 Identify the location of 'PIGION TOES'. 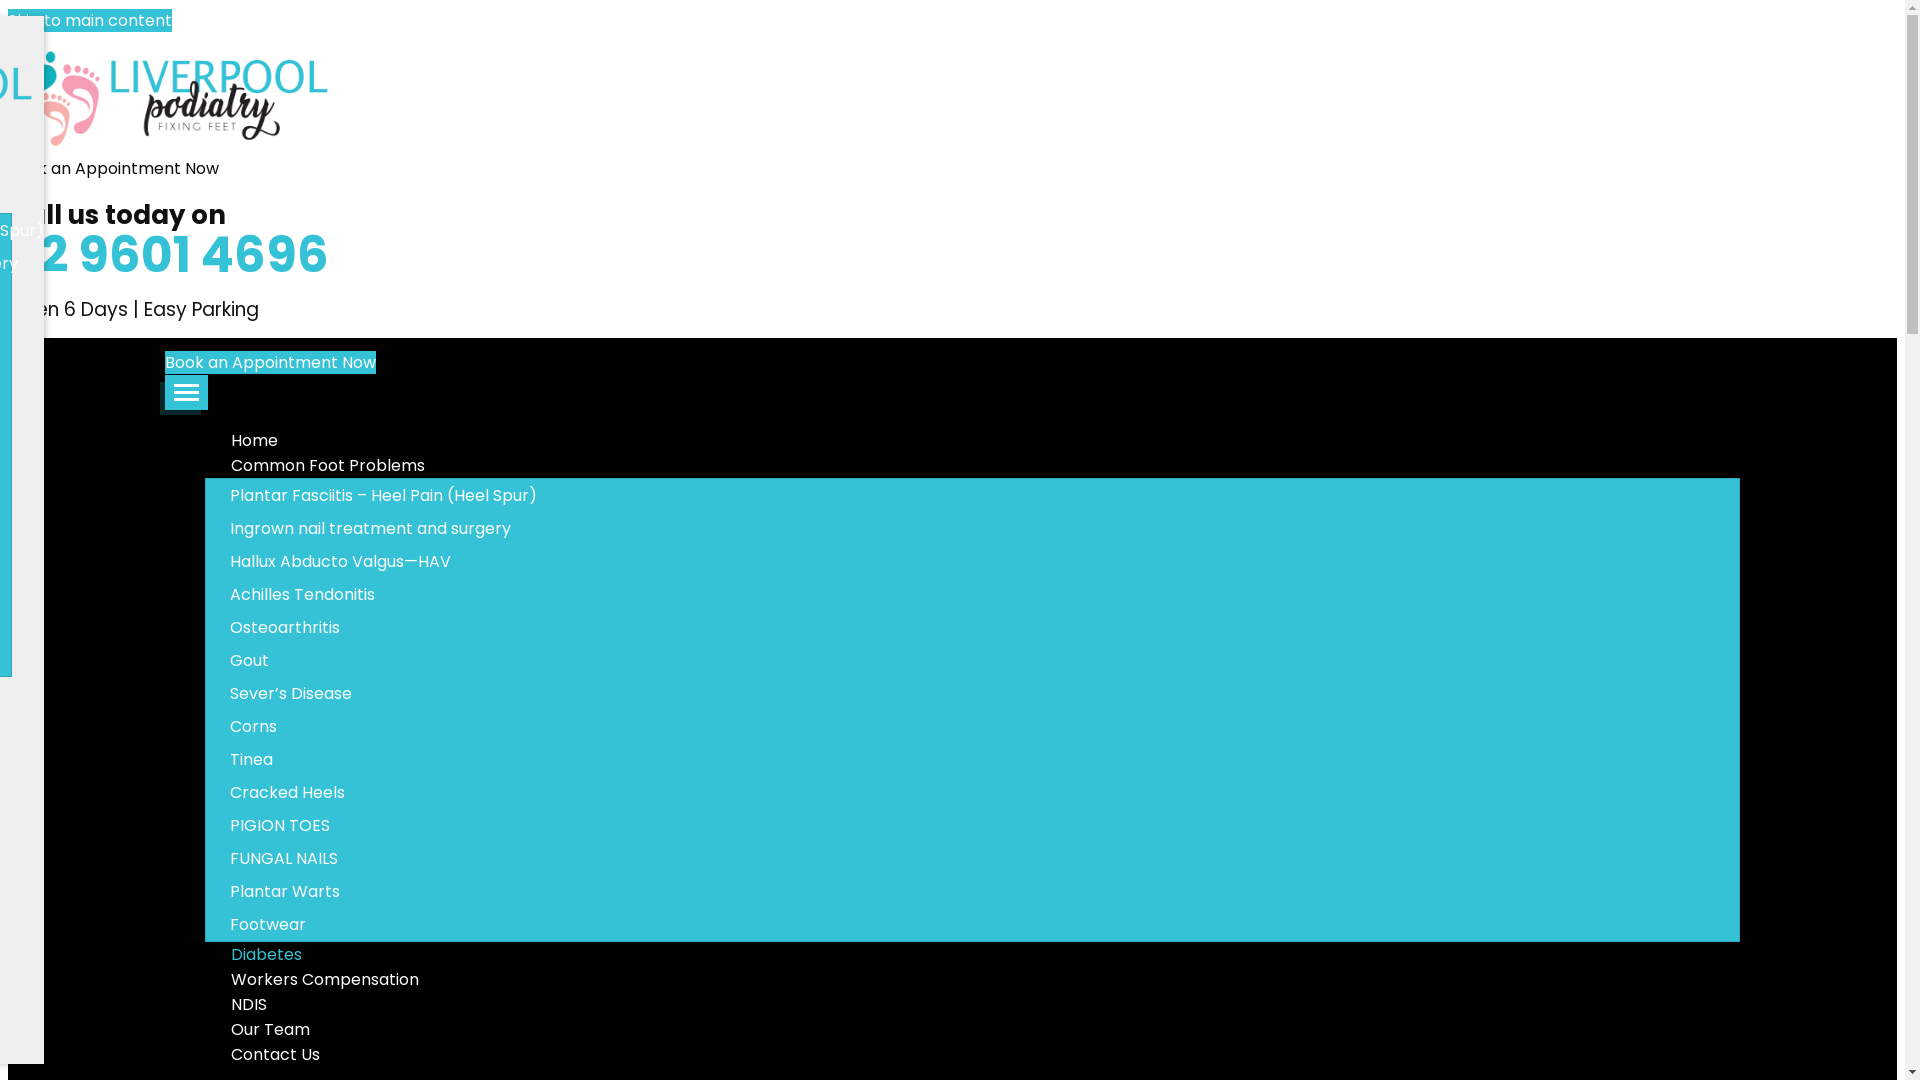
(206, 825).